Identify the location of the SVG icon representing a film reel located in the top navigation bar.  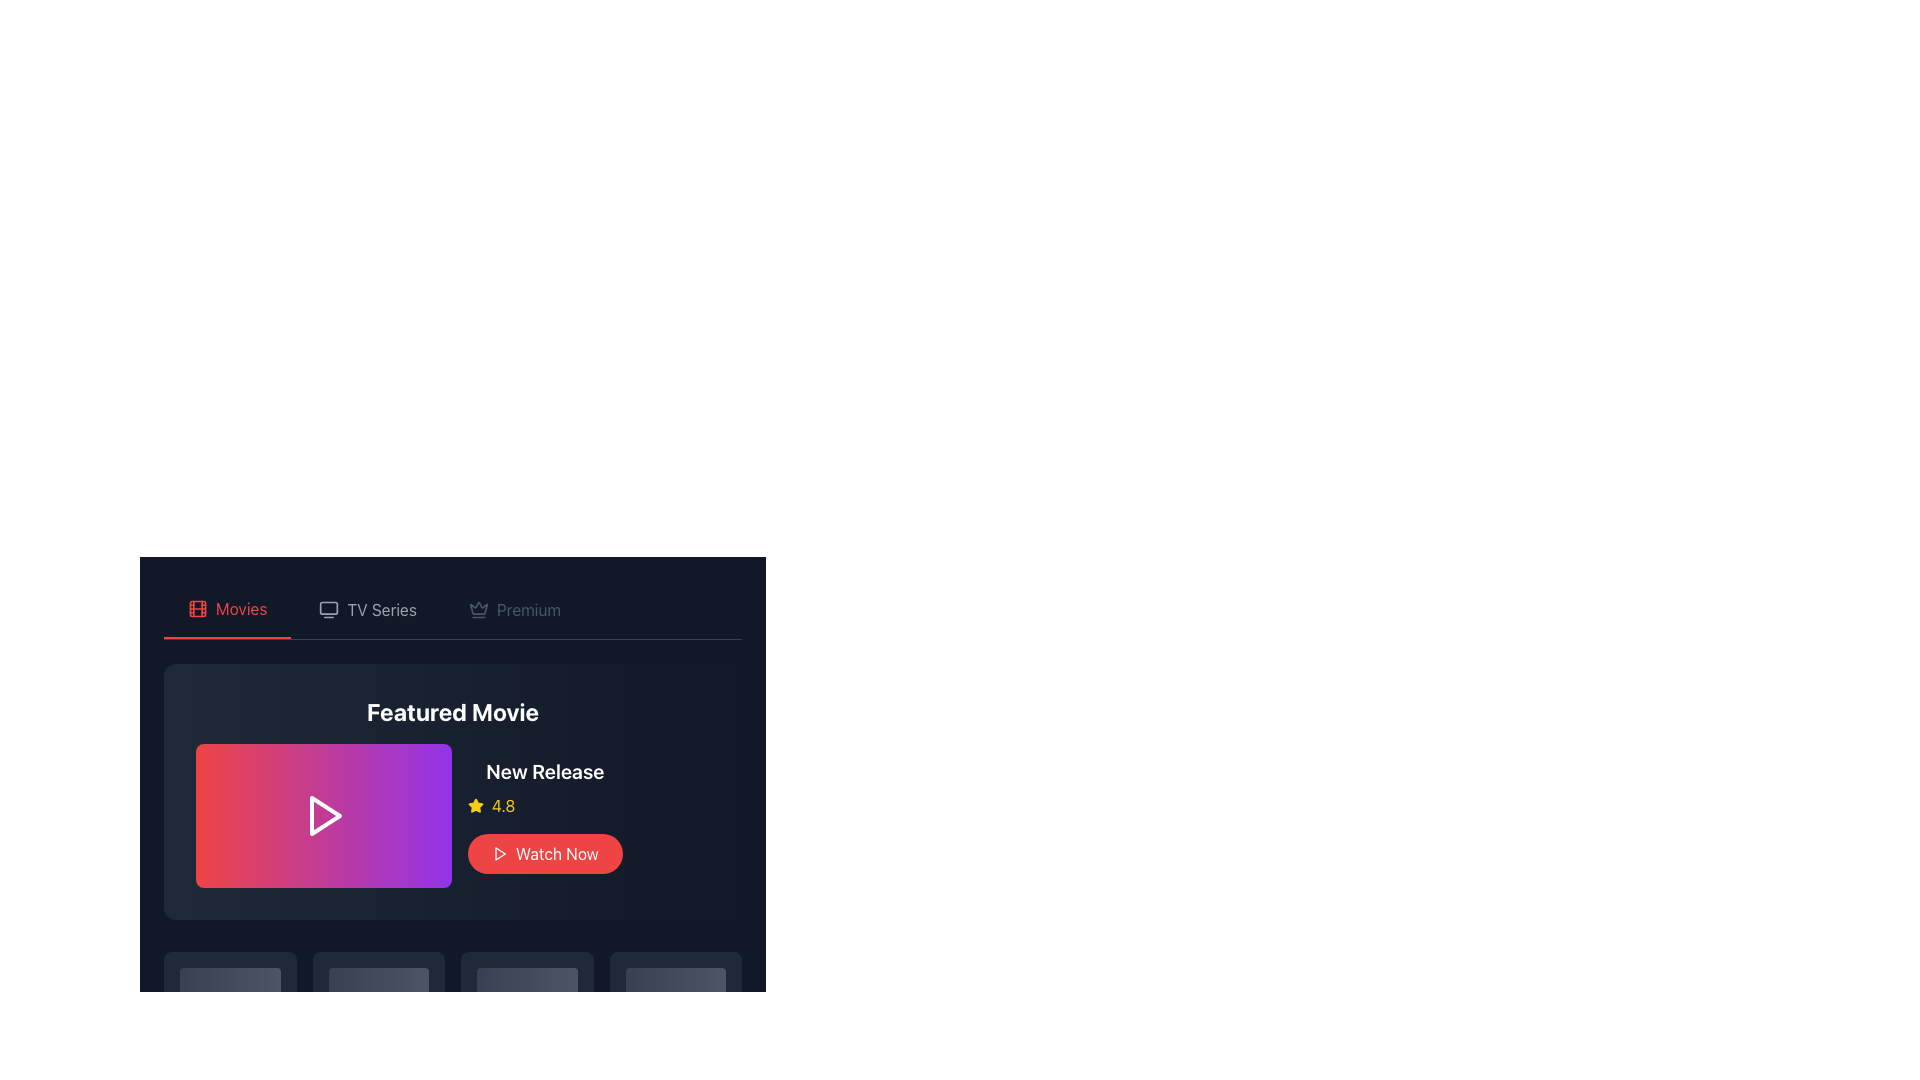
(197, 608).